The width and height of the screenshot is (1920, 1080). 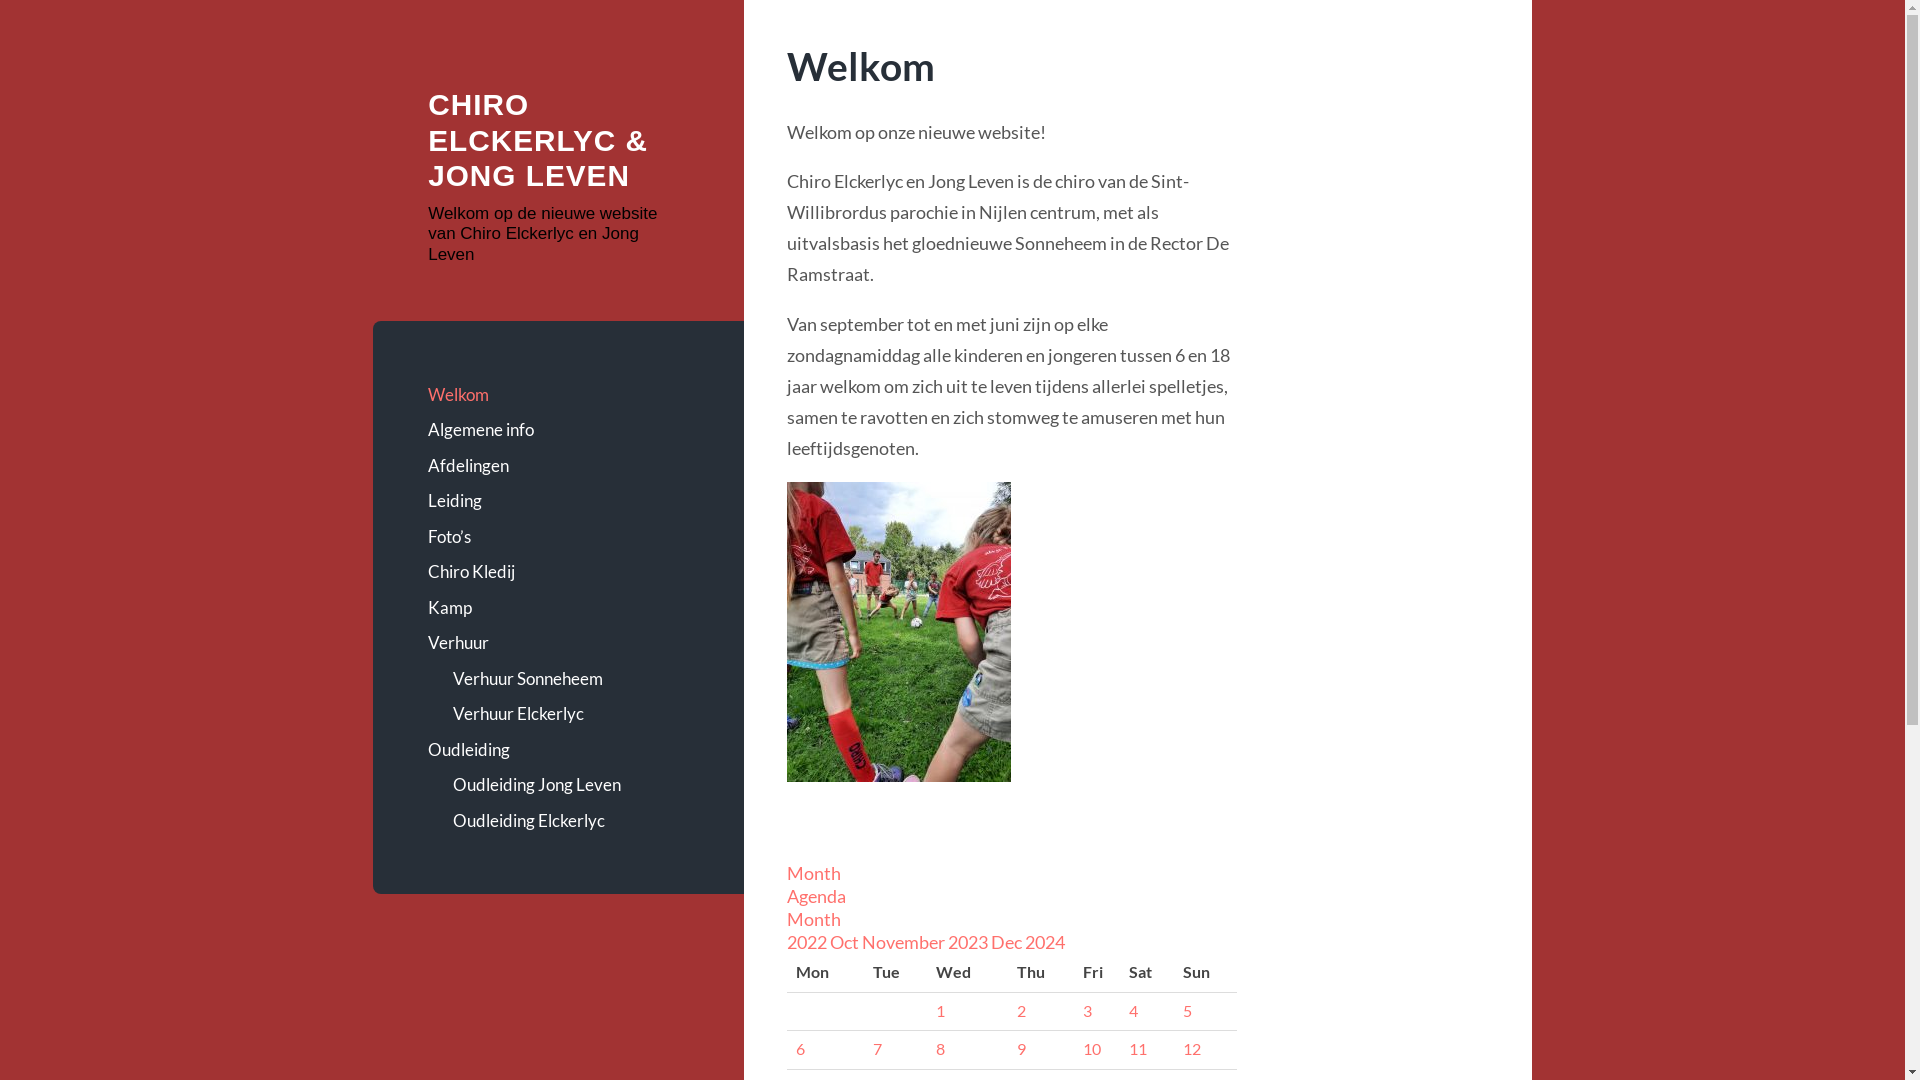 I want to click on 'Oudleiding Elckerlyc', so click(x=569, y=821).